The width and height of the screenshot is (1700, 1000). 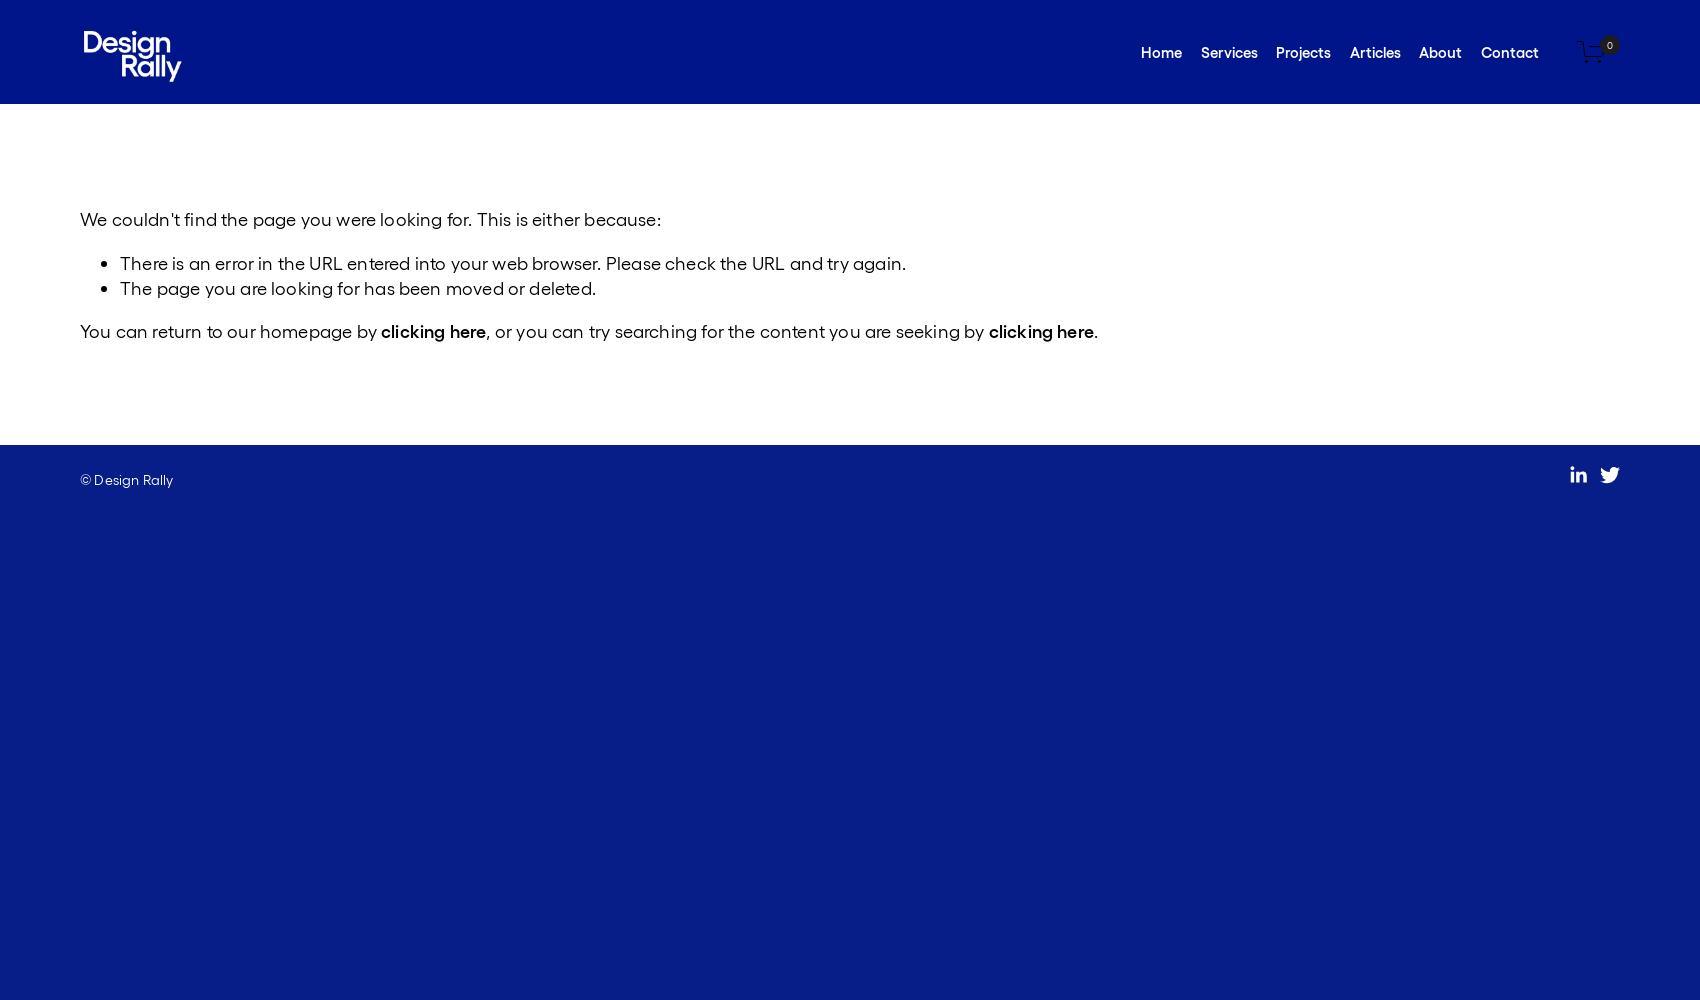 What do you see at coordinates (80, 478) in the screenshot?
I see `'© Design Rally'` at bounding box center [80, 478].